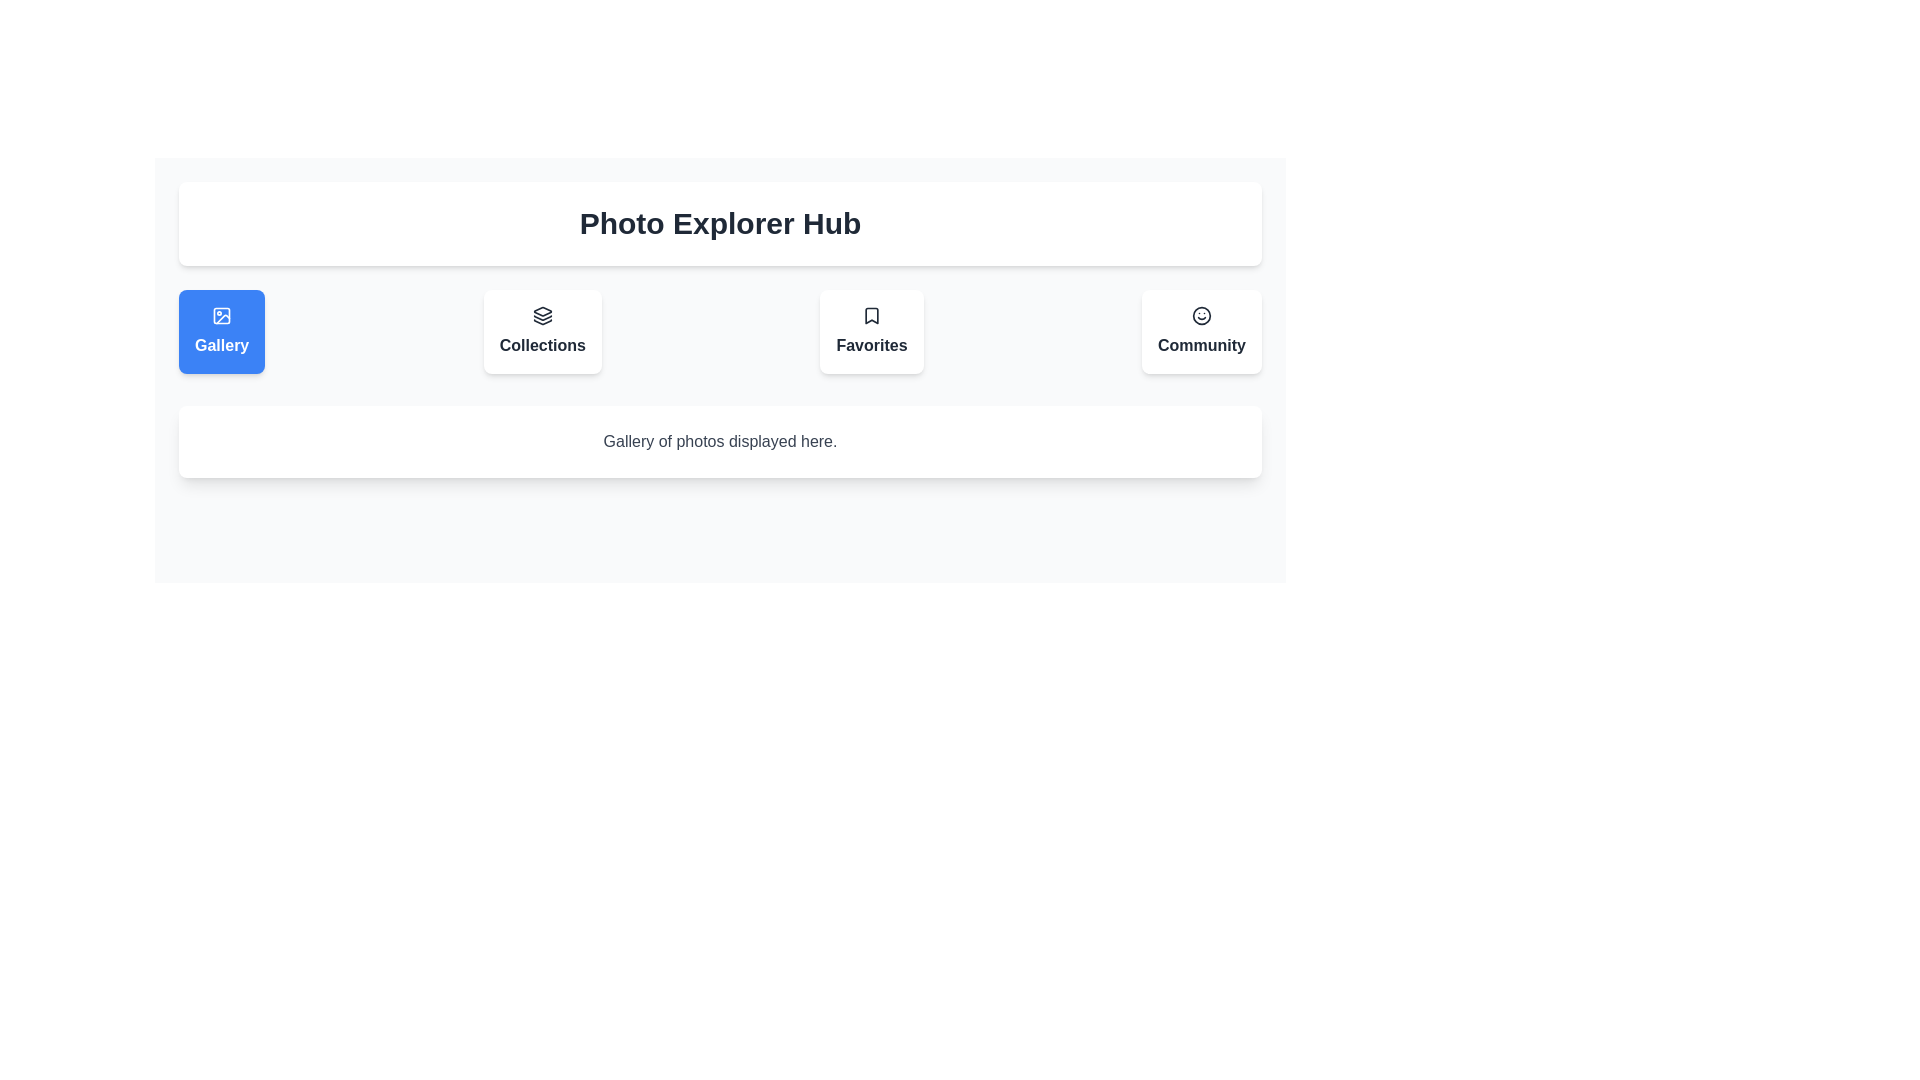  What do you see at coordinates (872, 345) in the screenshot?
I see `text label that says 'Favorites' located below the bookmark icon in the central block` at bounding box center [872, 345].